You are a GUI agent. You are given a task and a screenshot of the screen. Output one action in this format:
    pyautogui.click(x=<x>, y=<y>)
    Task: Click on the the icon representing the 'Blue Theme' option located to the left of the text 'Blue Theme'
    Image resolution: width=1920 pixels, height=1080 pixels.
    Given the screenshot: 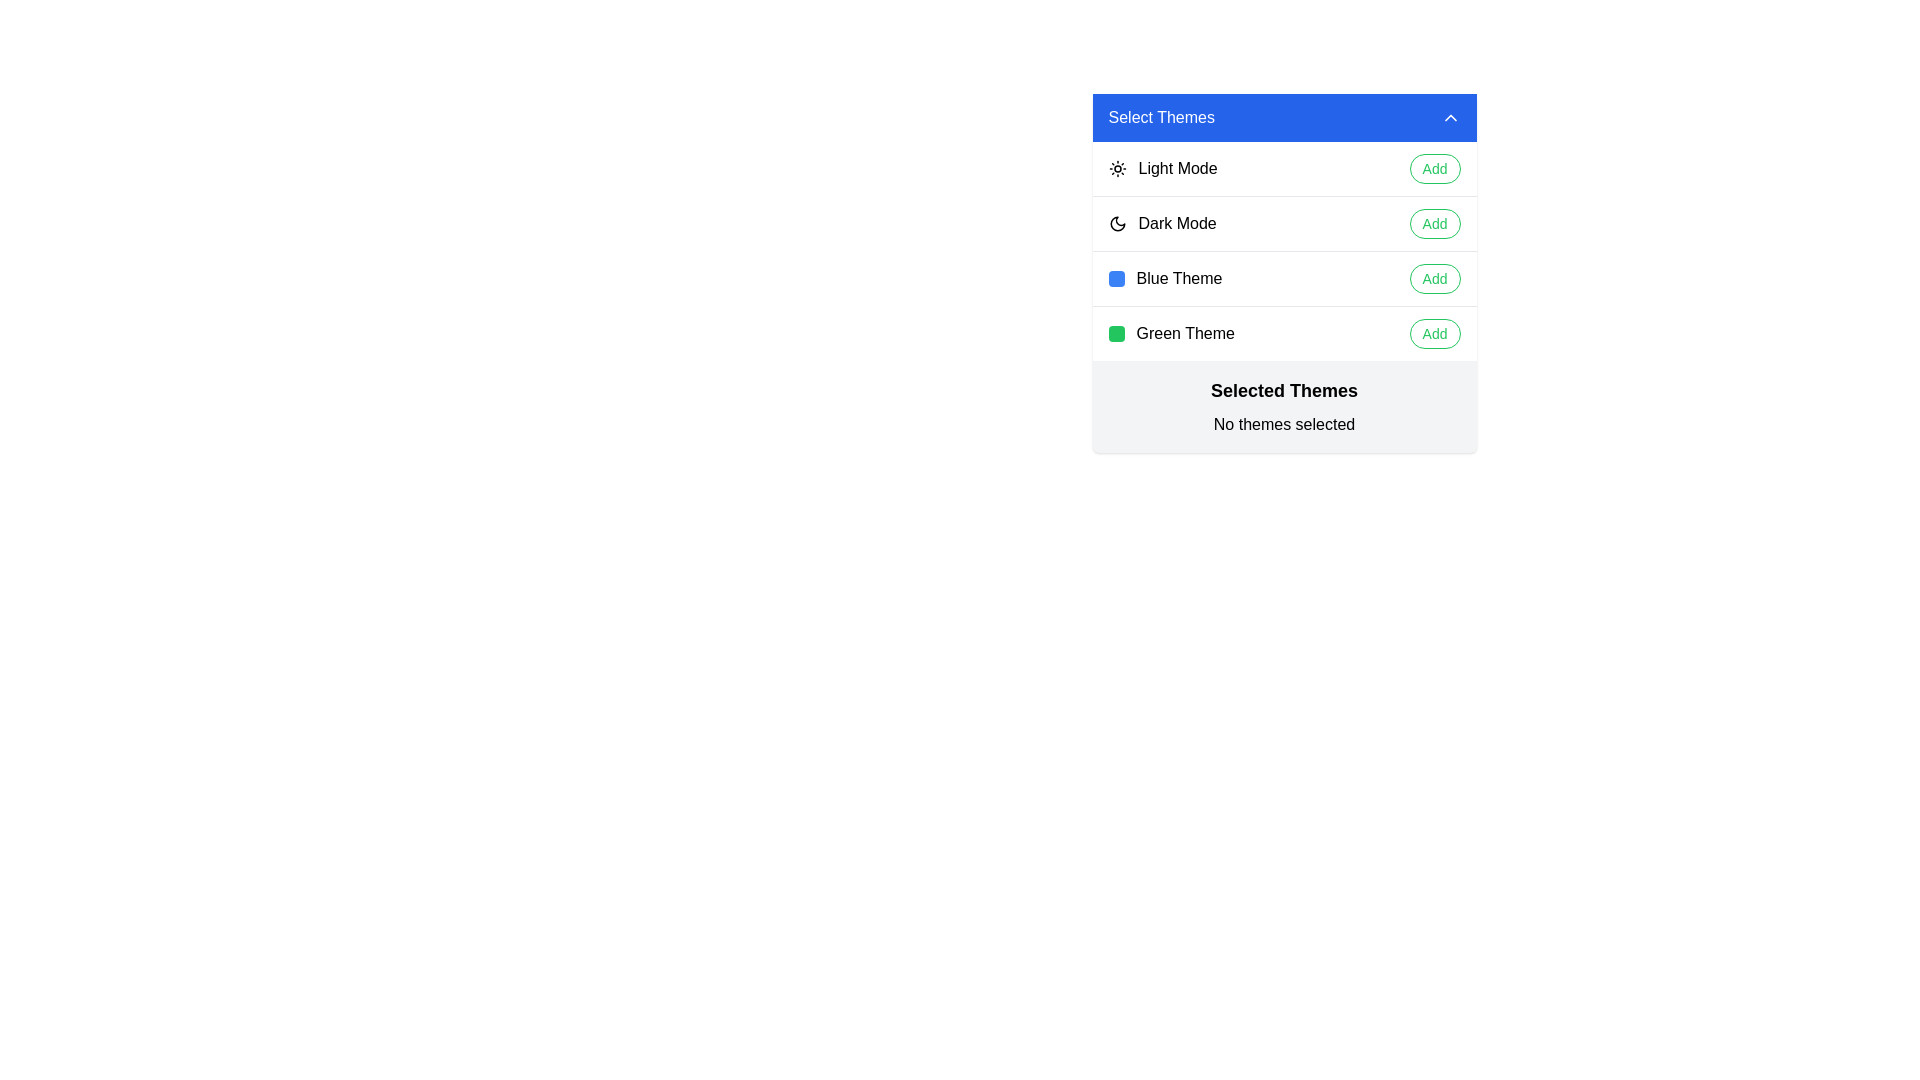 What is the action you would take?
    pyautogui.click(x=1115, y=278)
    